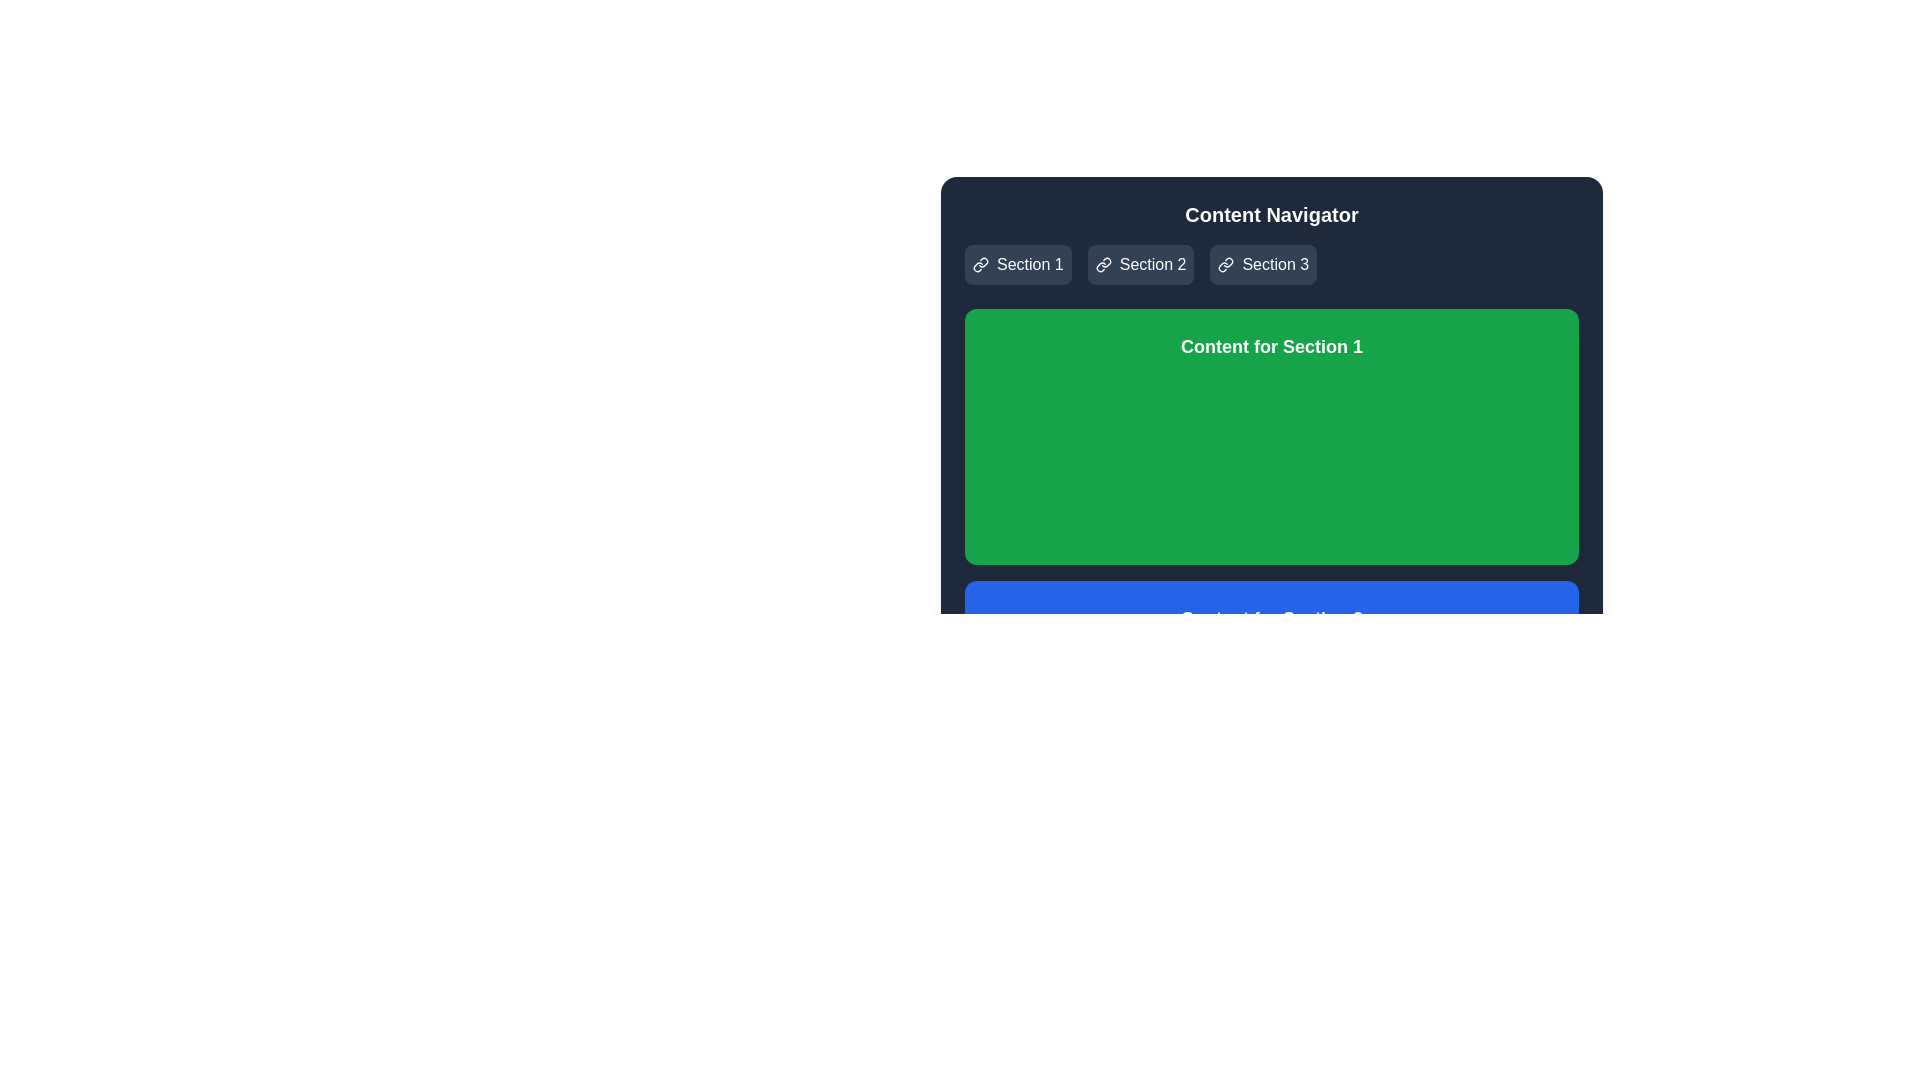 This screenshot has height=1080, width=1920. Describe the element at coordinates (1018, 264) in the screenshot. I see `the rectangular button labeled 'Section 1' with a dark slate blue background and a light hover effect located in the top-right part of the interface` at that location.